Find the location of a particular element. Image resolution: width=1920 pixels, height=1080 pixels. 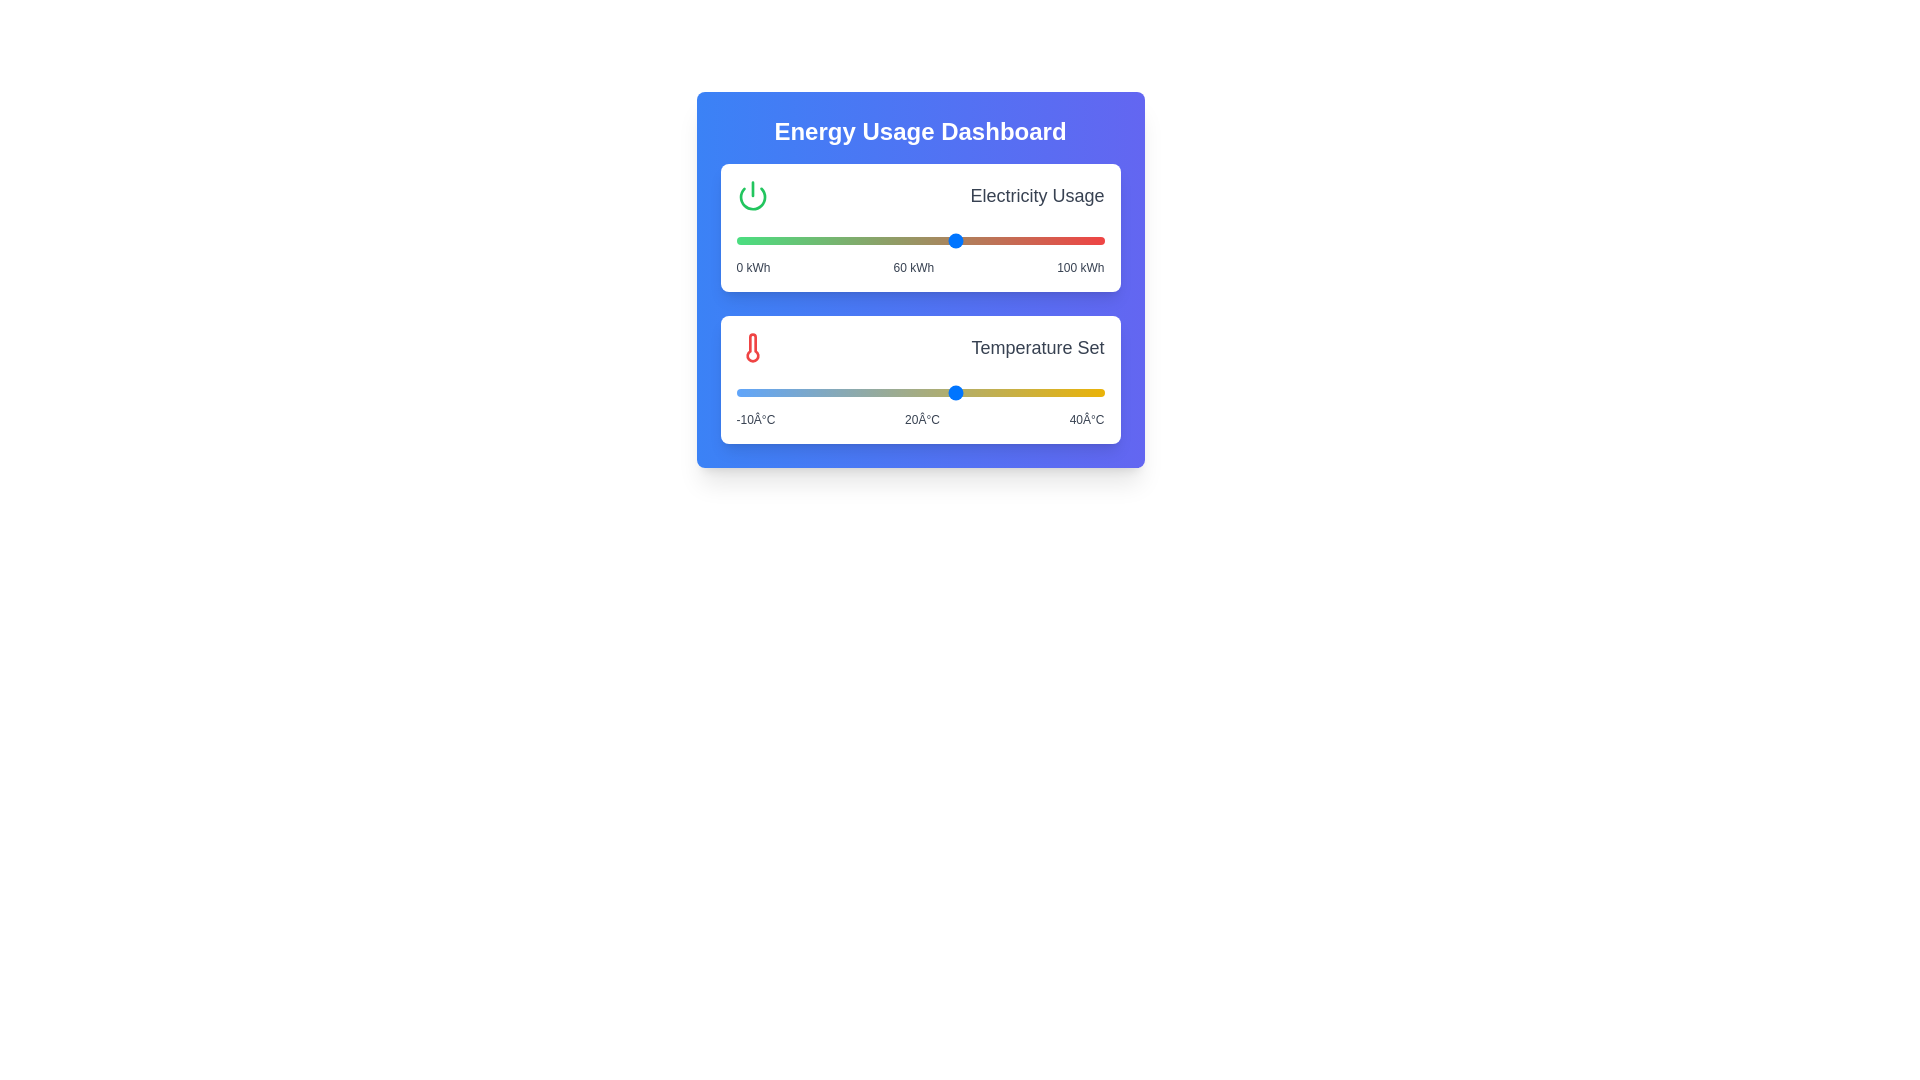

the temperature slider to 29°C is located at coordinates (1023, 393).